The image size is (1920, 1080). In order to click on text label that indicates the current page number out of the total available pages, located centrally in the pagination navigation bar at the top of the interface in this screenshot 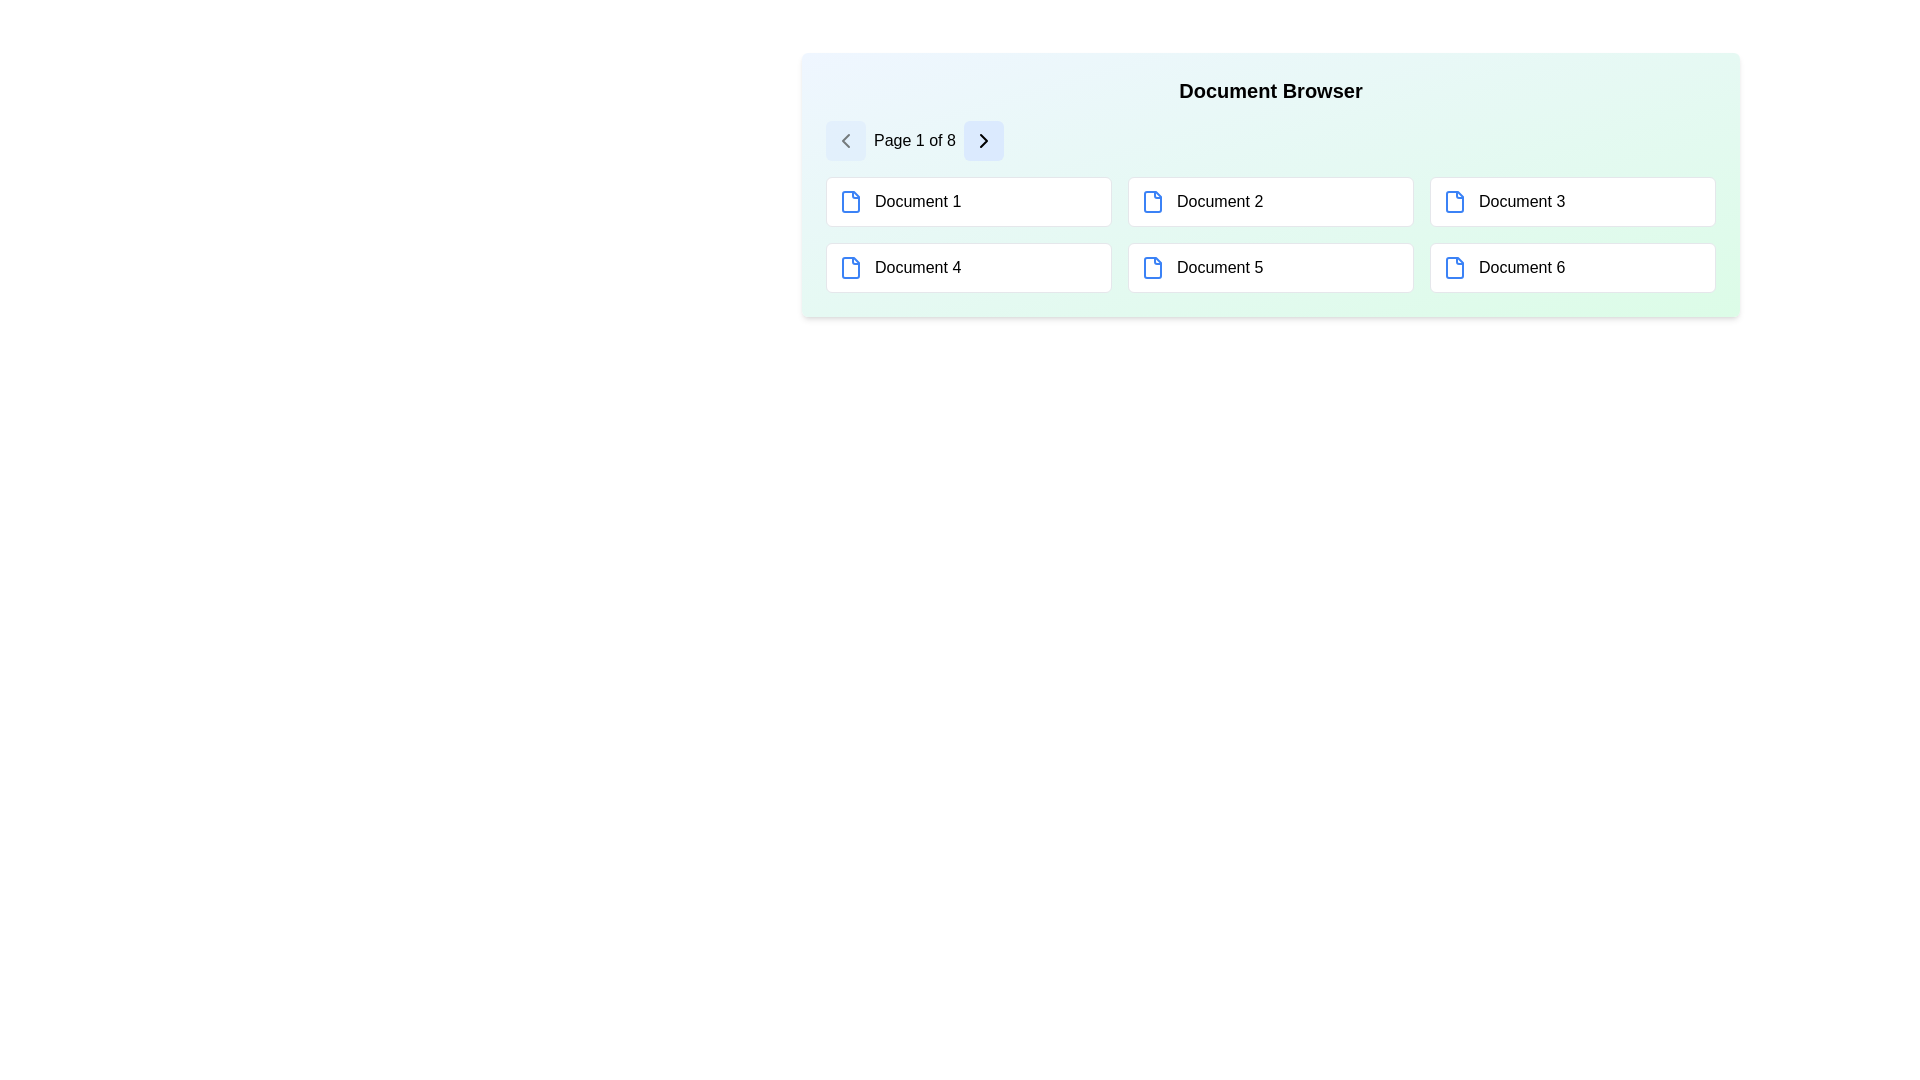, I will do `click(913, 140)`.